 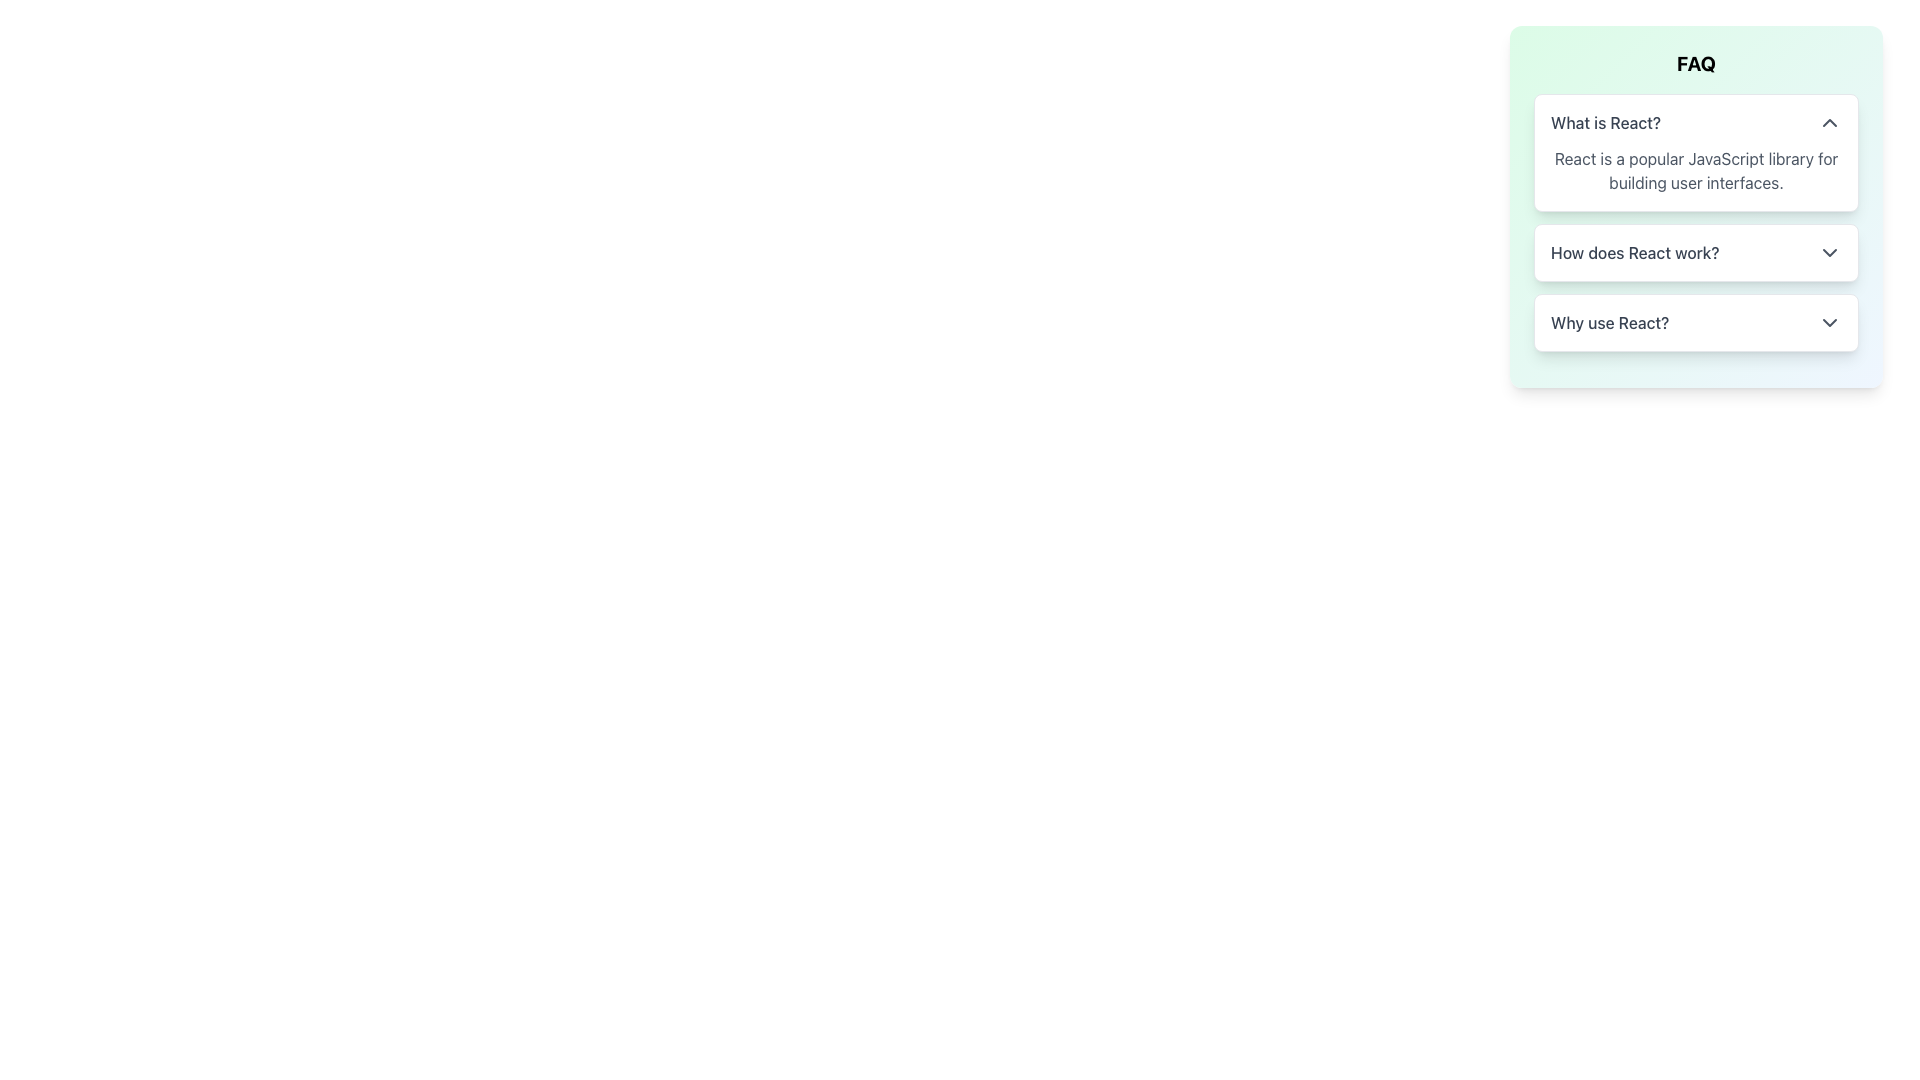 What do you see at coordinates (1829, 252) in the screenshot?
I see `the chevron-down icon located at the right end of the 'How does React work?' question row in the FAQ section` at bounding box center [1829, 252].